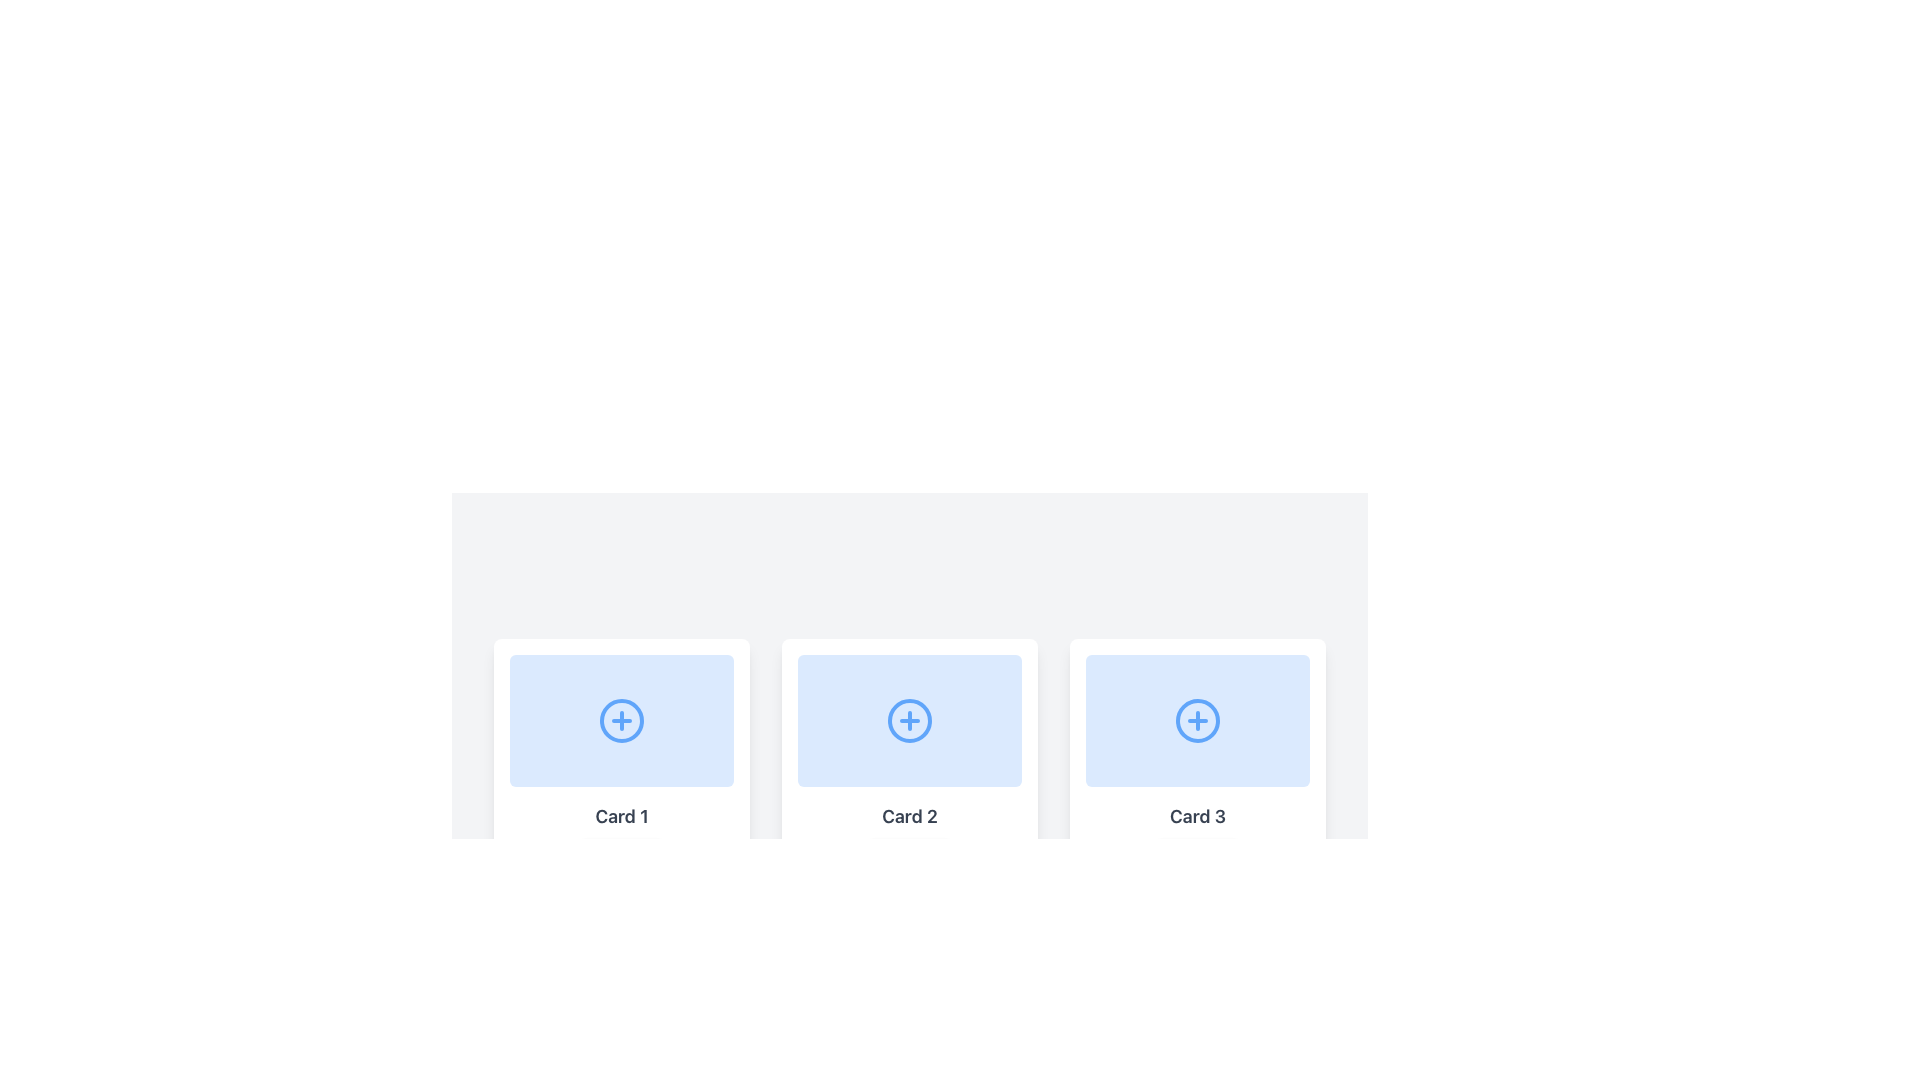  I want to click on the circle located at the center of the plus icon on Card 2, which is intended for adding new items or functionality, so click(909, 721).